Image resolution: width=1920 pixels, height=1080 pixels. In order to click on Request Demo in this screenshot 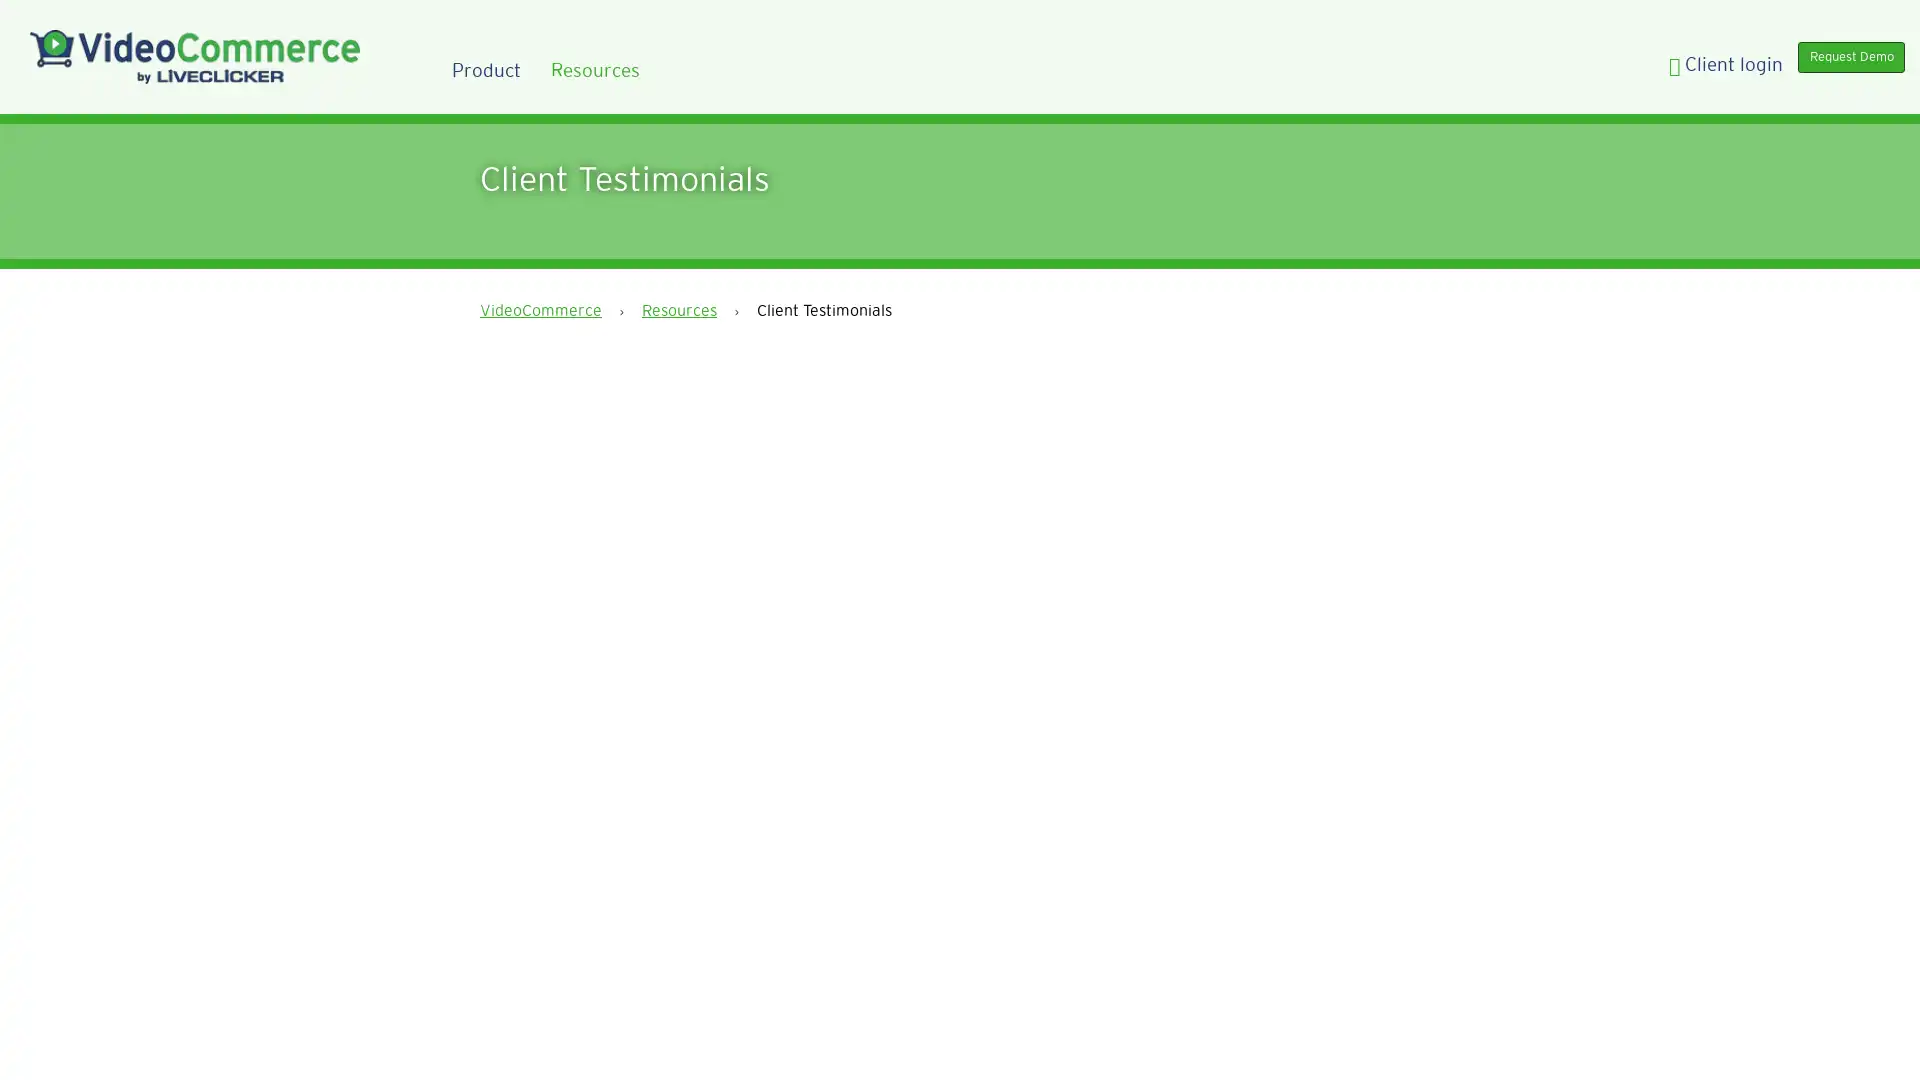, I will do `click(1836, 62)`.